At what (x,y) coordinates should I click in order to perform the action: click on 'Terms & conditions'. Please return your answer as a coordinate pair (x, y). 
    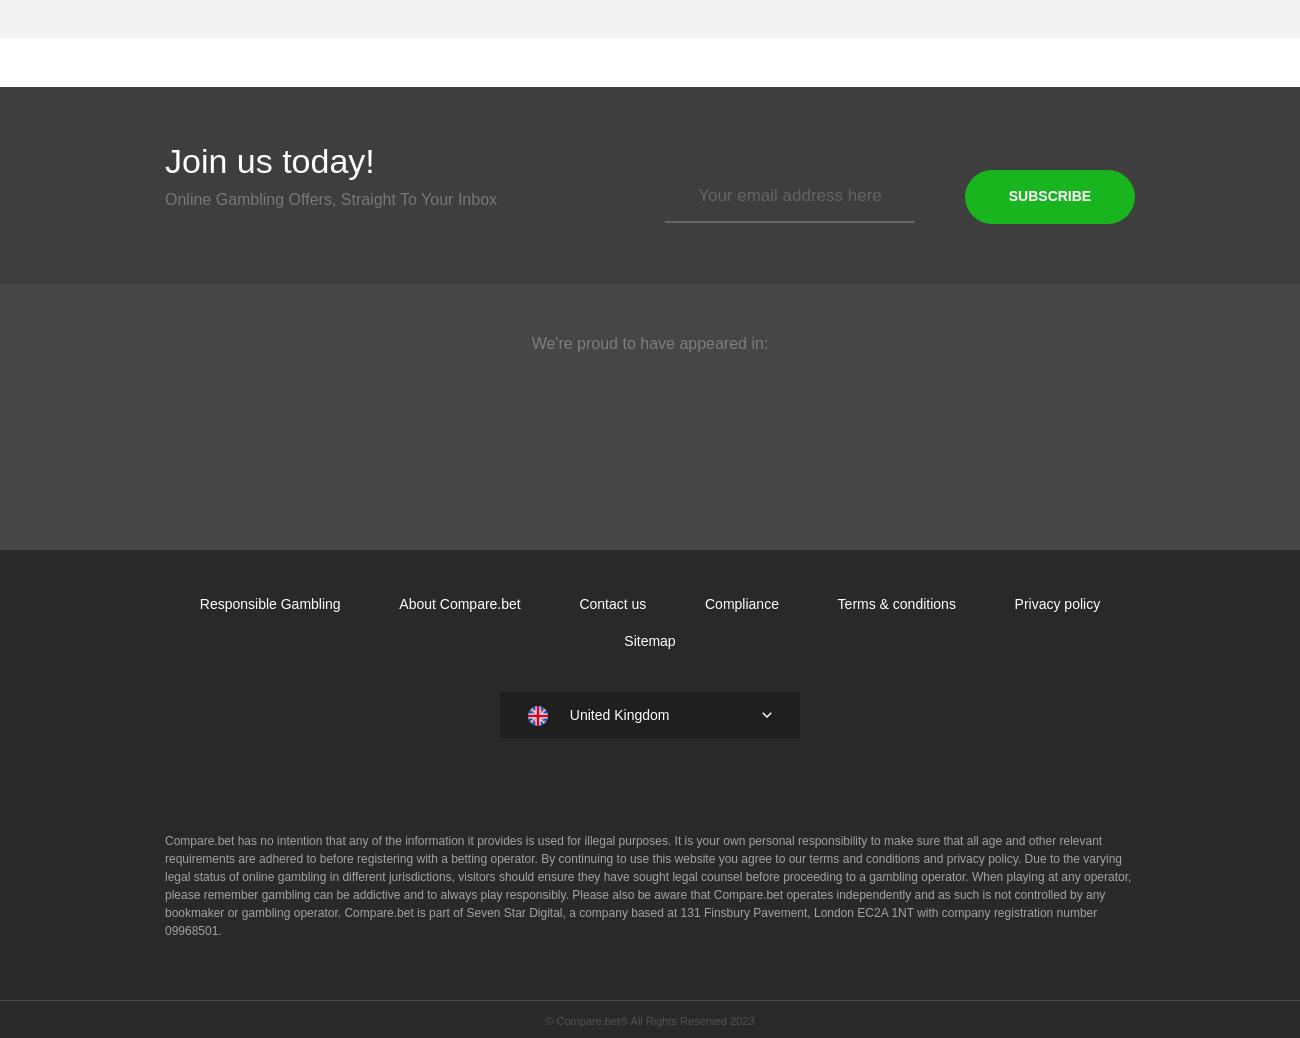
    Looking at the image, I should click on (836, 603).